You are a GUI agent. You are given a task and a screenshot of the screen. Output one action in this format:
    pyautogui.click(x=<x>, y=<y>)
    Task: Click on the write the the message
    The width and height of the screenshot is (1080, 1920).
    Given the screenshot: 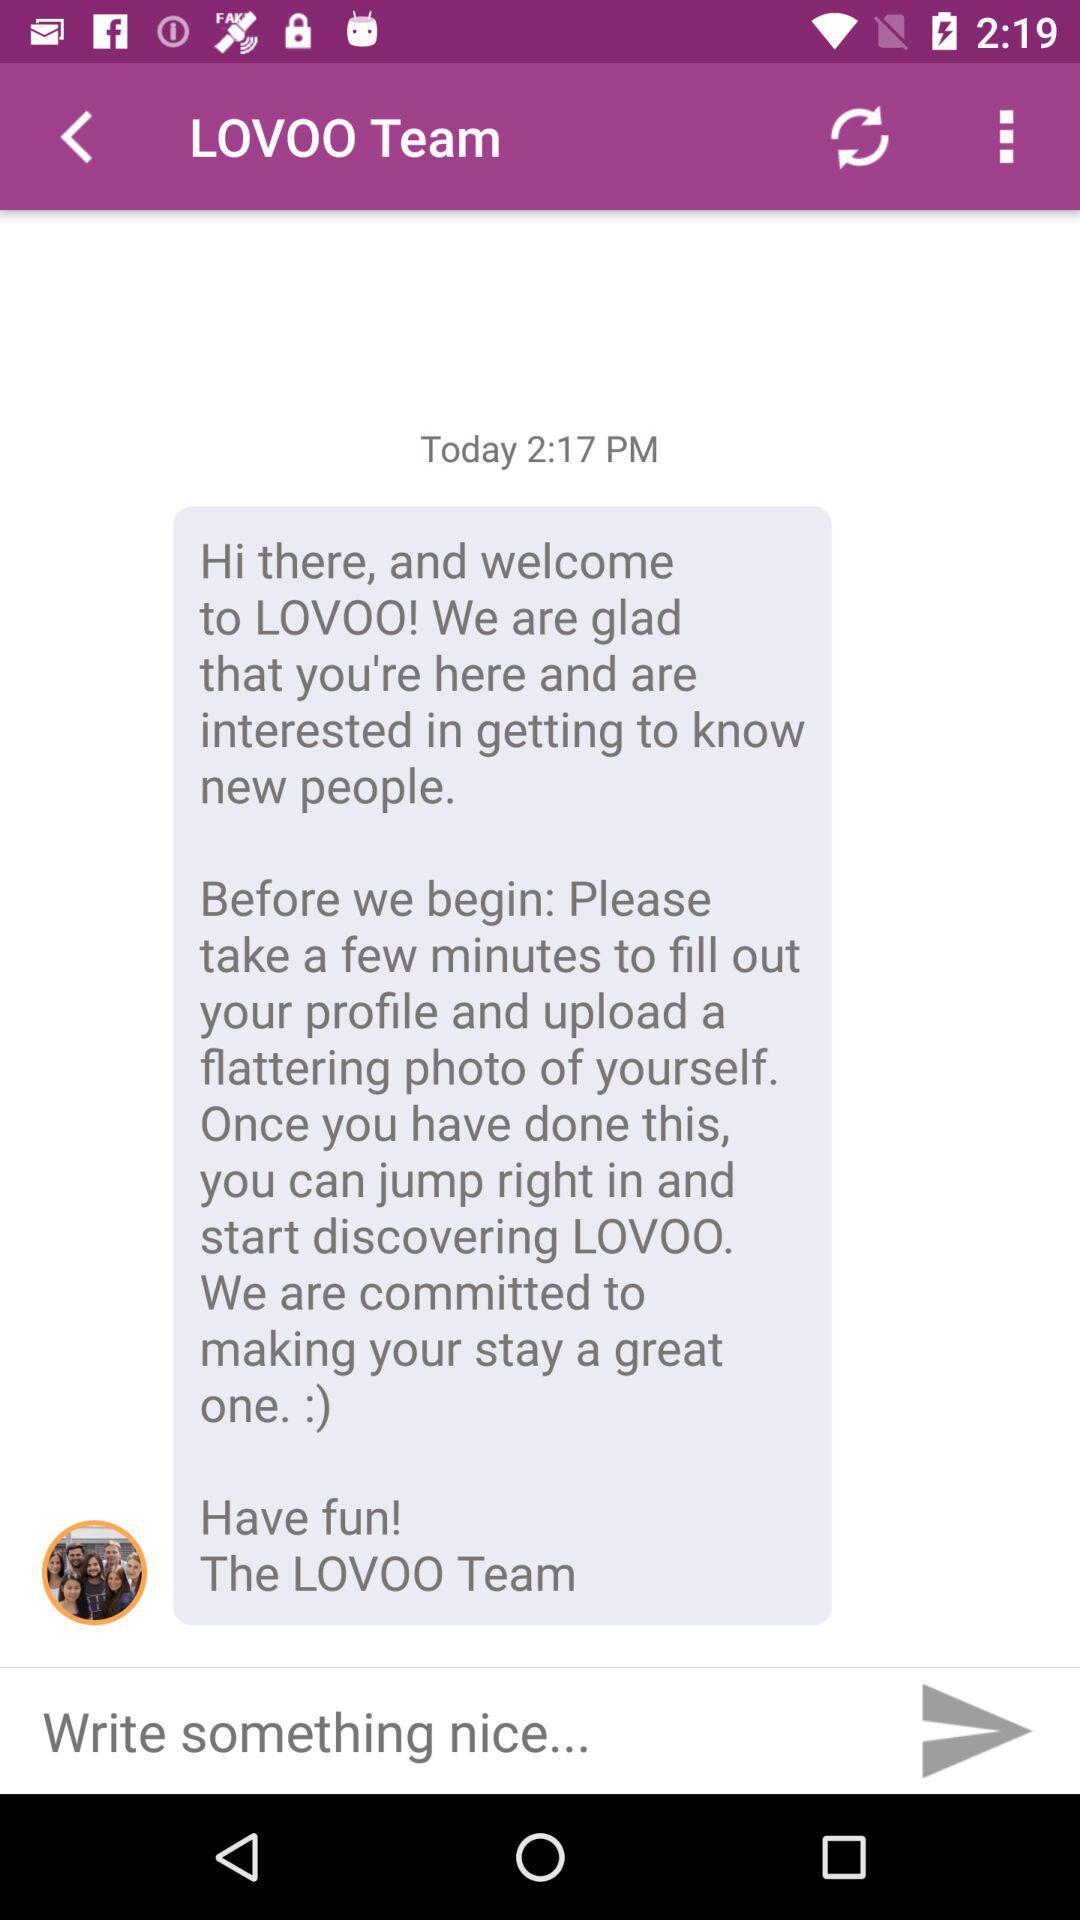 What is the action you would take?
    pyautogui.click(x=448, y=1730)
    